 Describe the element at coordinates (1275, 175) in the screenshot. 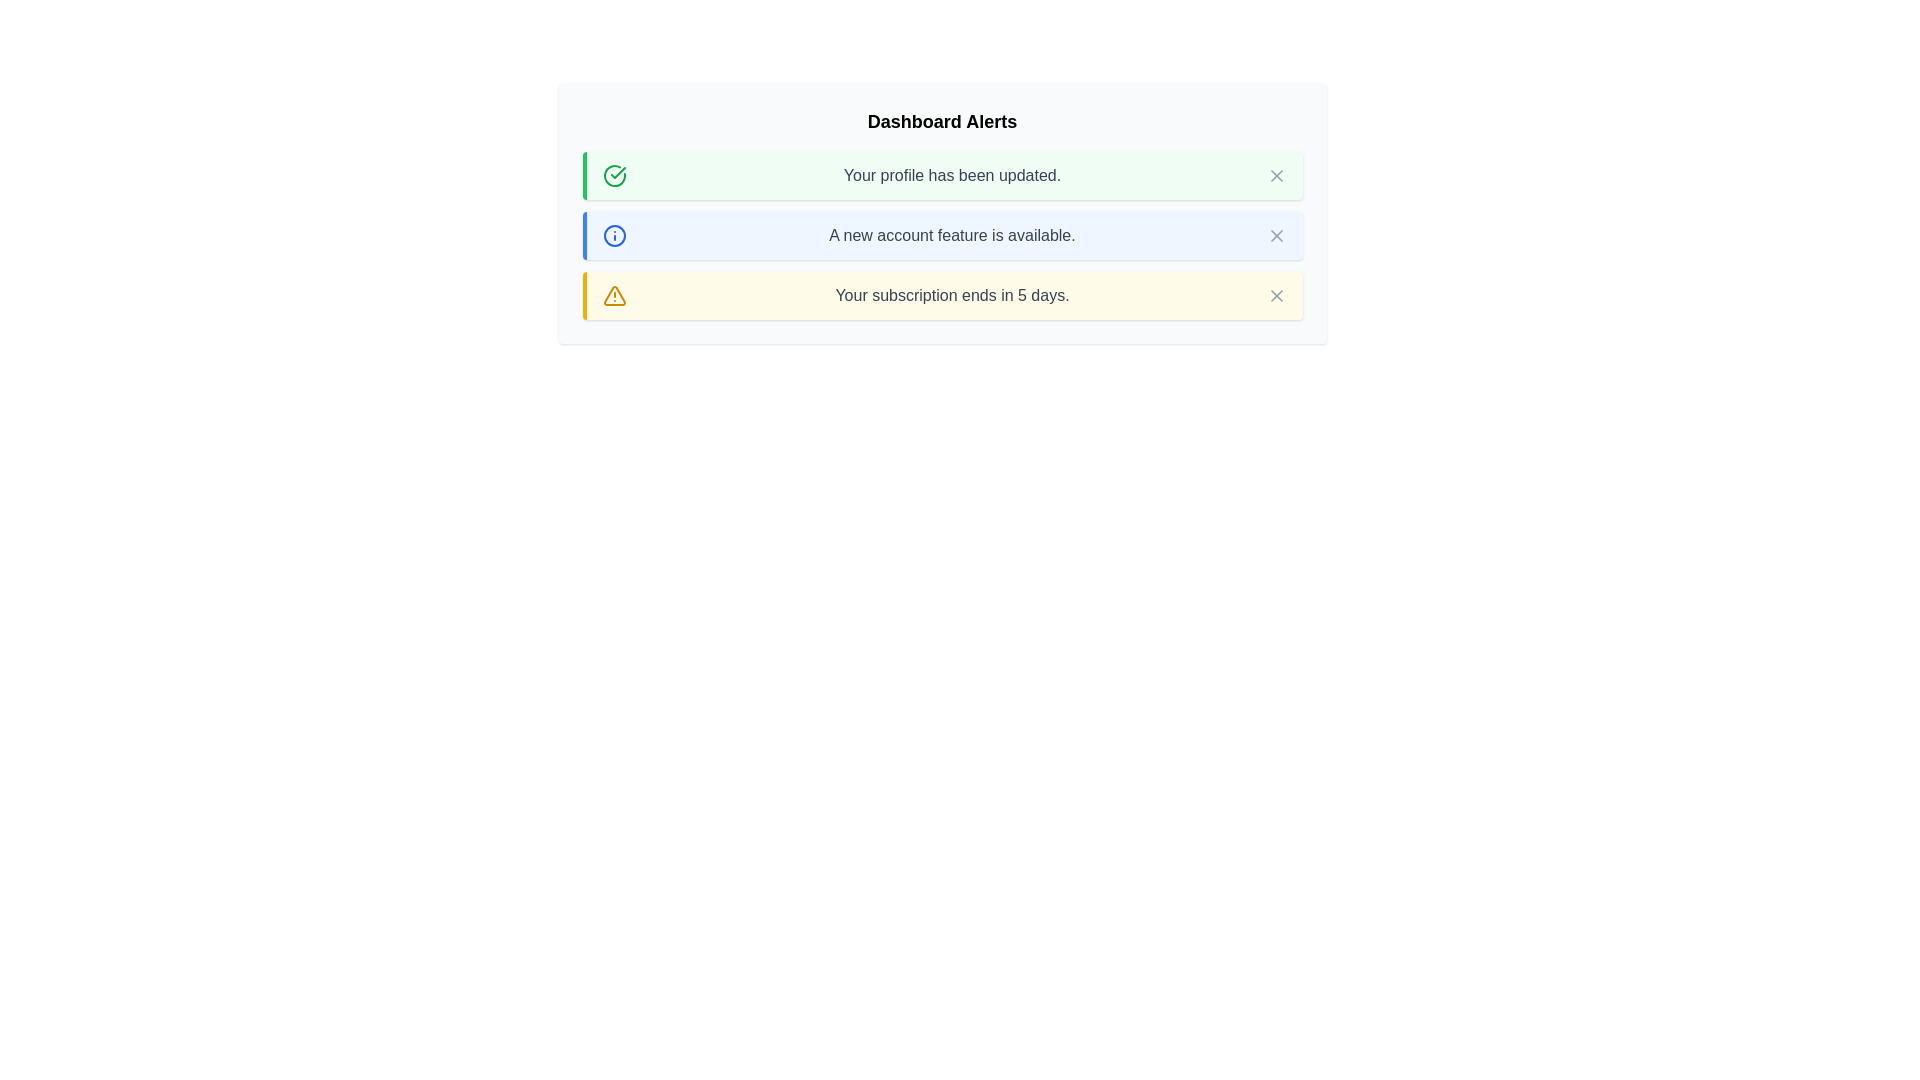

I see `the close icon, which is a diagonal cross resembling an 'X' located in the top right corner of the notification box with a light green background` at that location.